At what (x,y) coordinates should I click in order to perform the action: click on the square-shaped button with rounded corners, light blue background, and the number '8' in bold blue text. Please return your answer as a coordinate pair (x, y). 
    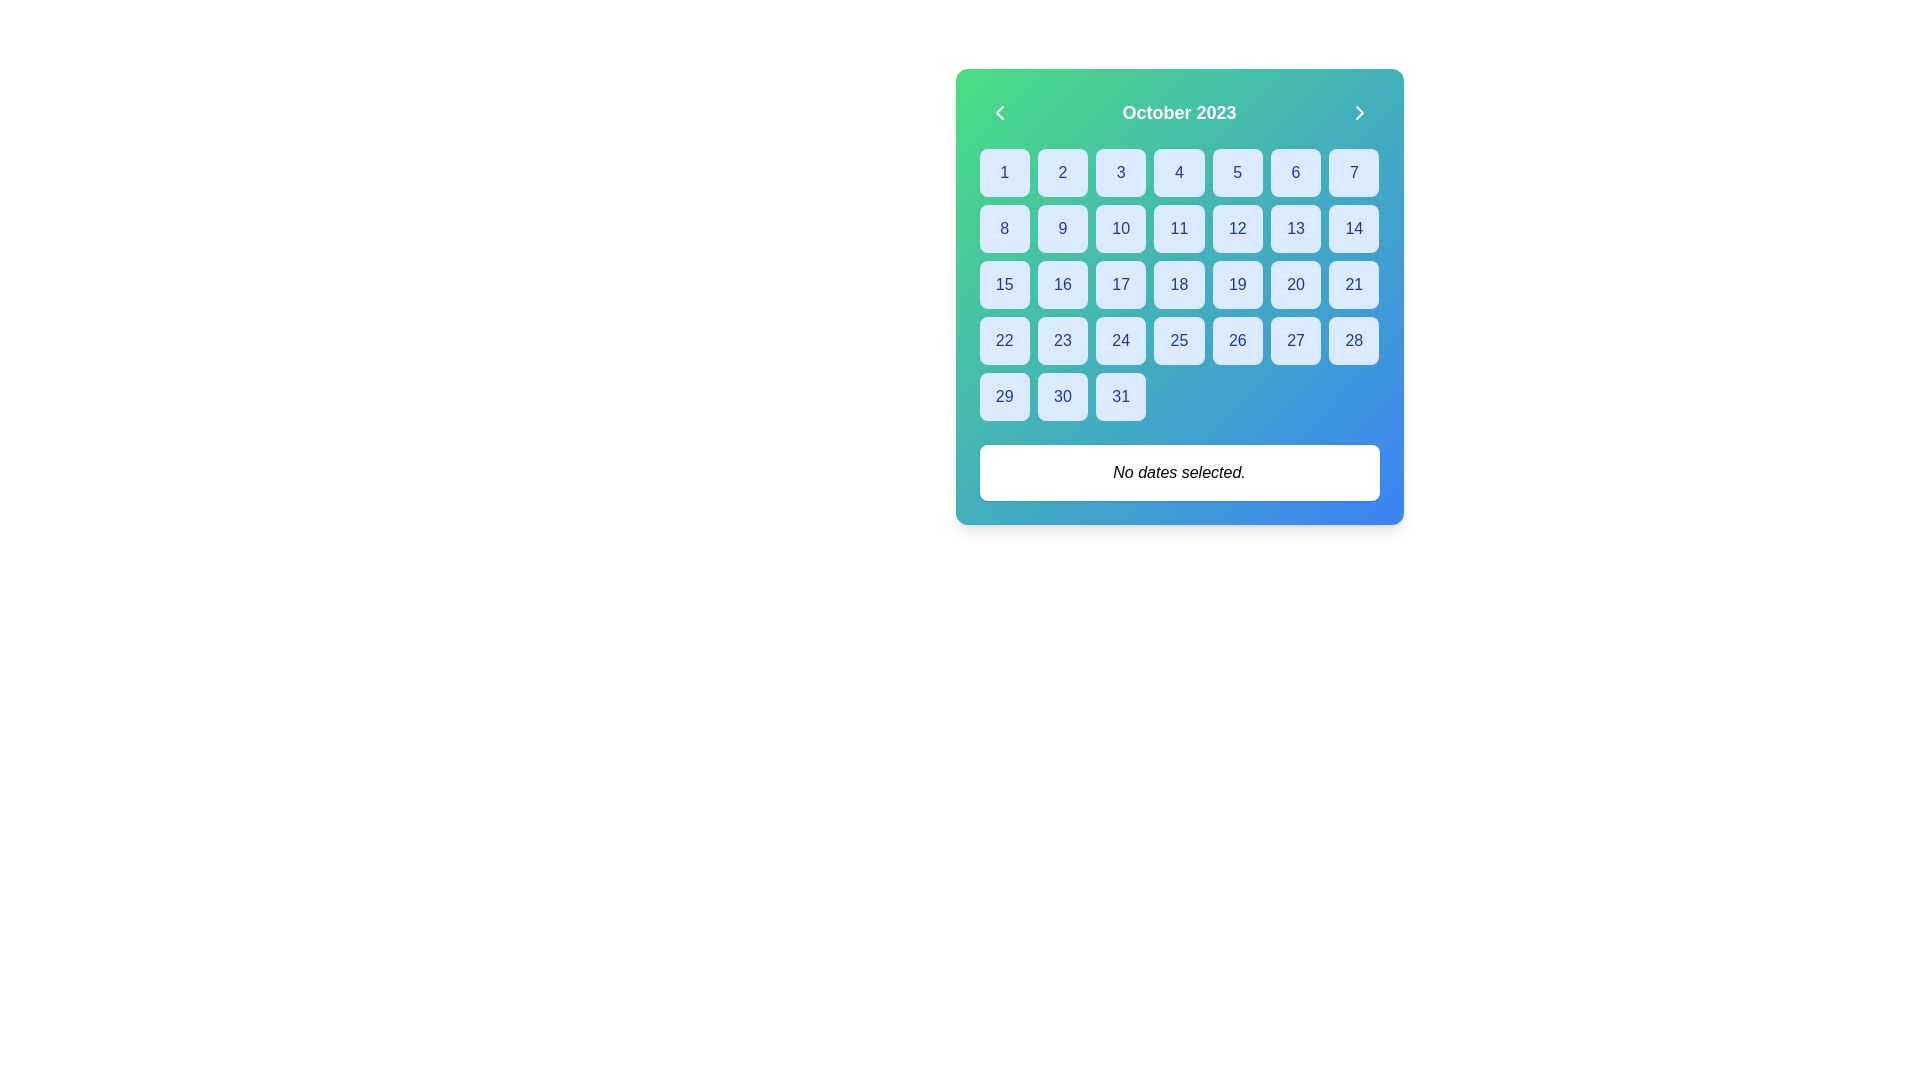
    Looking at the image, I should click on (1003, 227).